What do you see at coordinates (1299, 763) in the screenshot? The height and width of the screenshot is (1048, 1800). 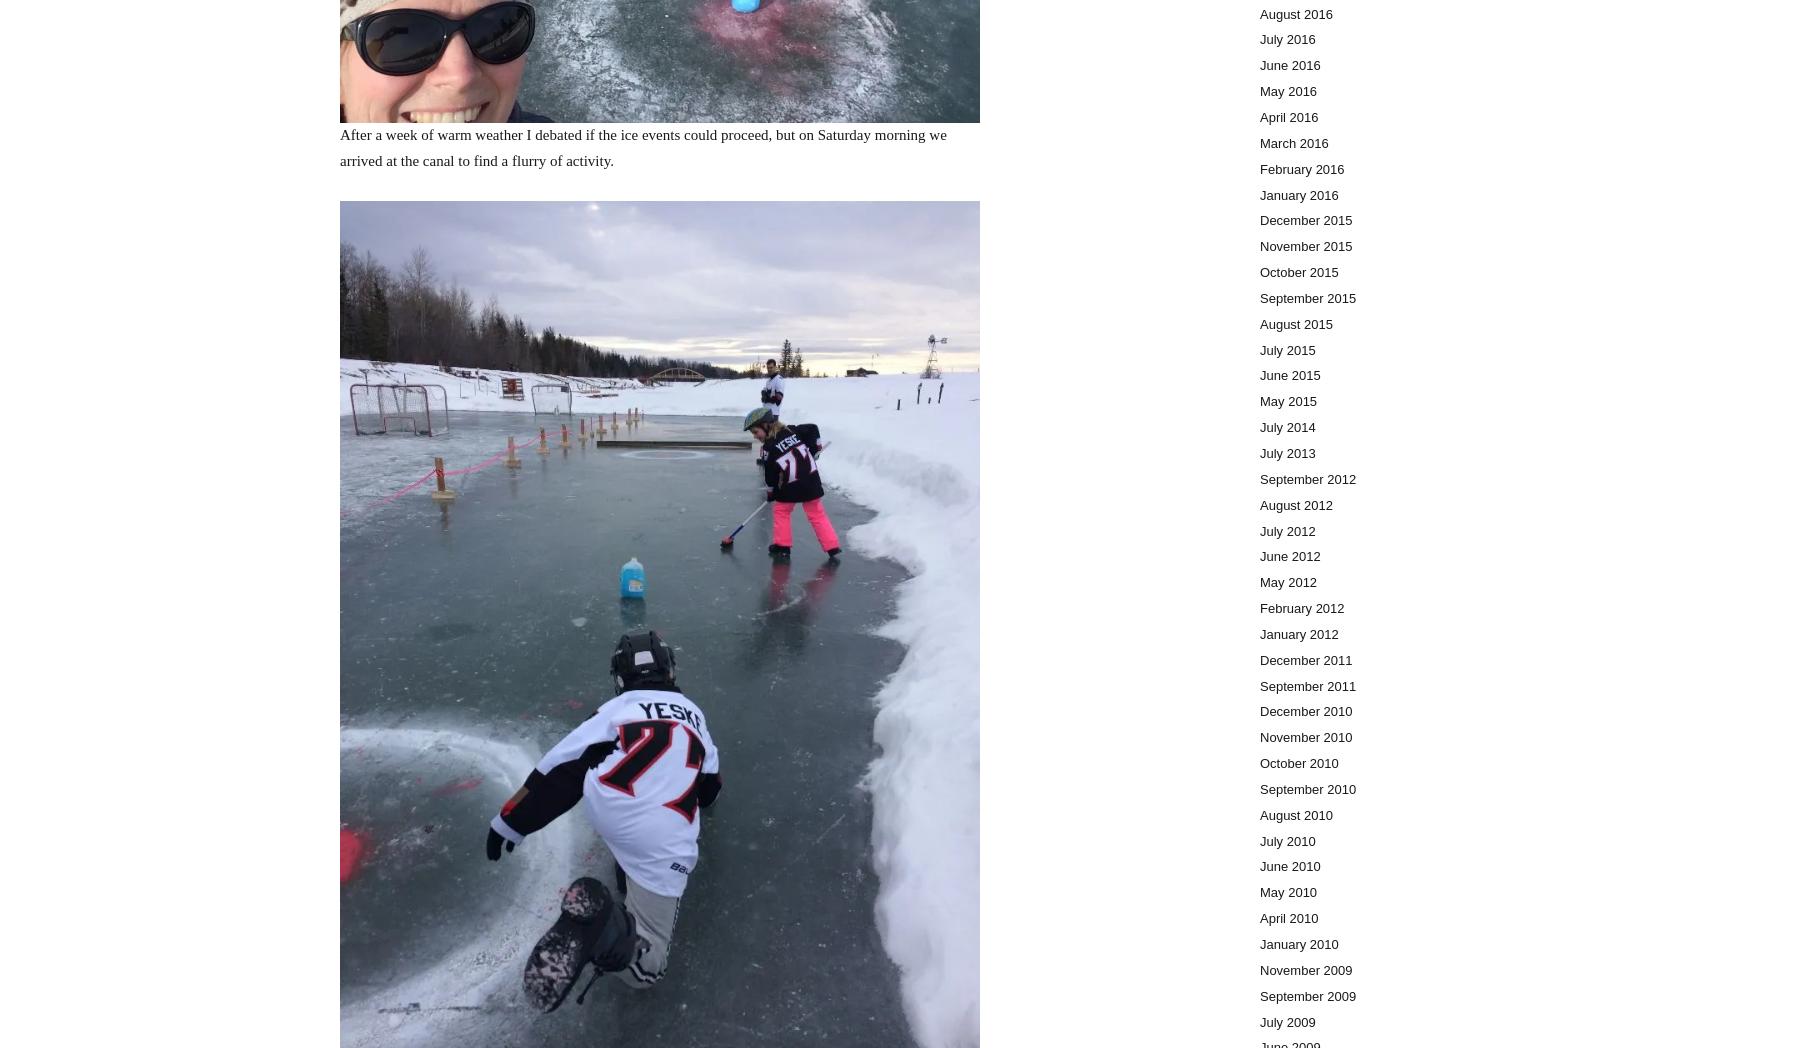 I see `'October 2010'` at bounding box center [1299, 763].